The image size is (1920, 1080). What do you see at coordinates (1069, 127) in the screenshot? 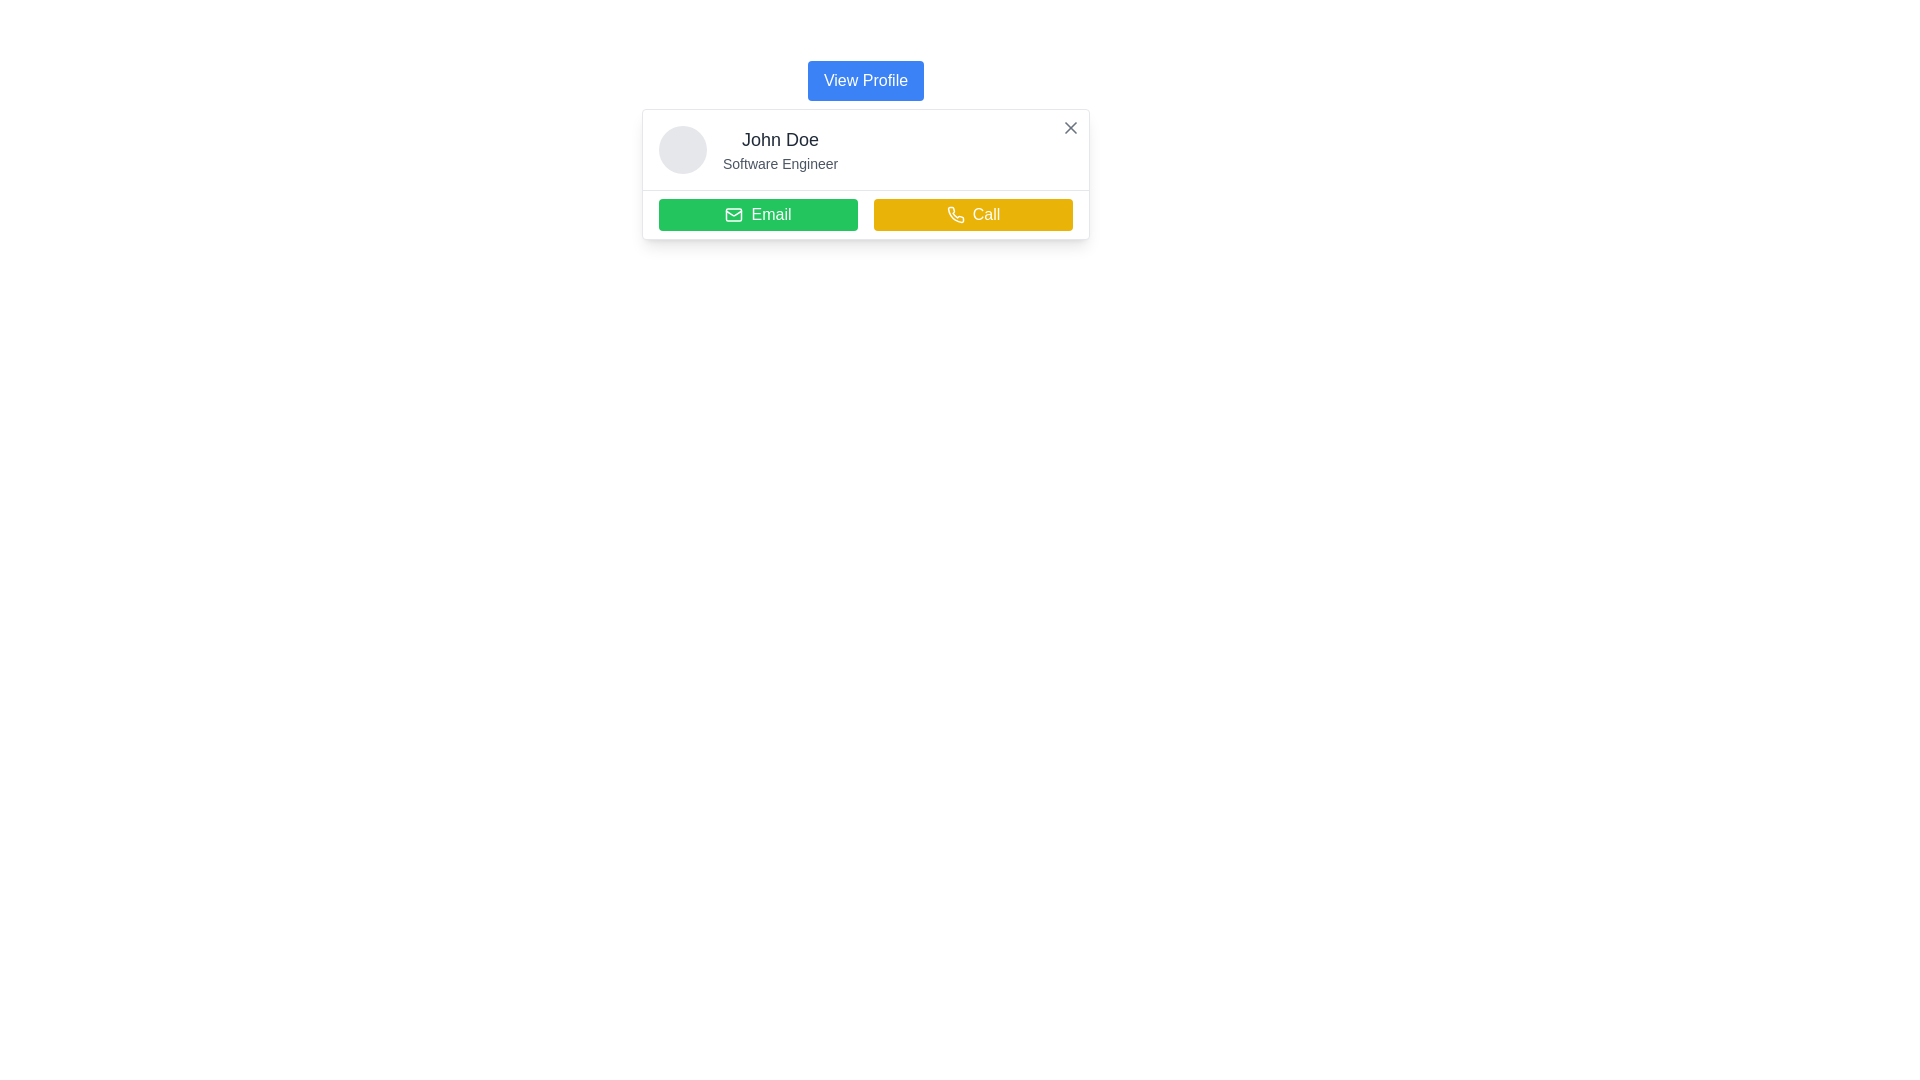
I see `the 'X' icon located in the upper-right corner of the profile card section` at bounding box center [1069, 127].